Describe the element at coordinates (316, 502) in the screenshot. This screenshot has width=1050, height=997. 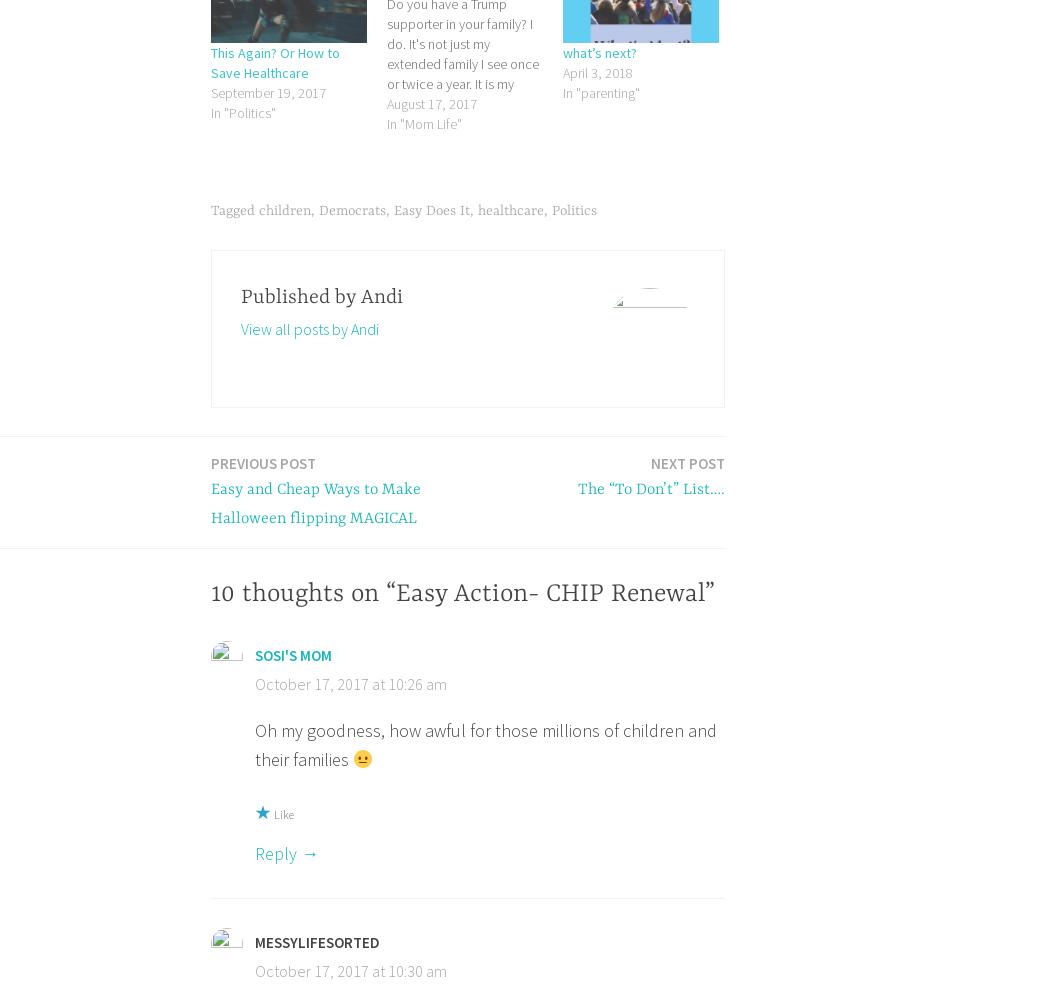
I see `'Easy and Cheap Ways to Make Halloween flipping MAGICAL'` at that location.